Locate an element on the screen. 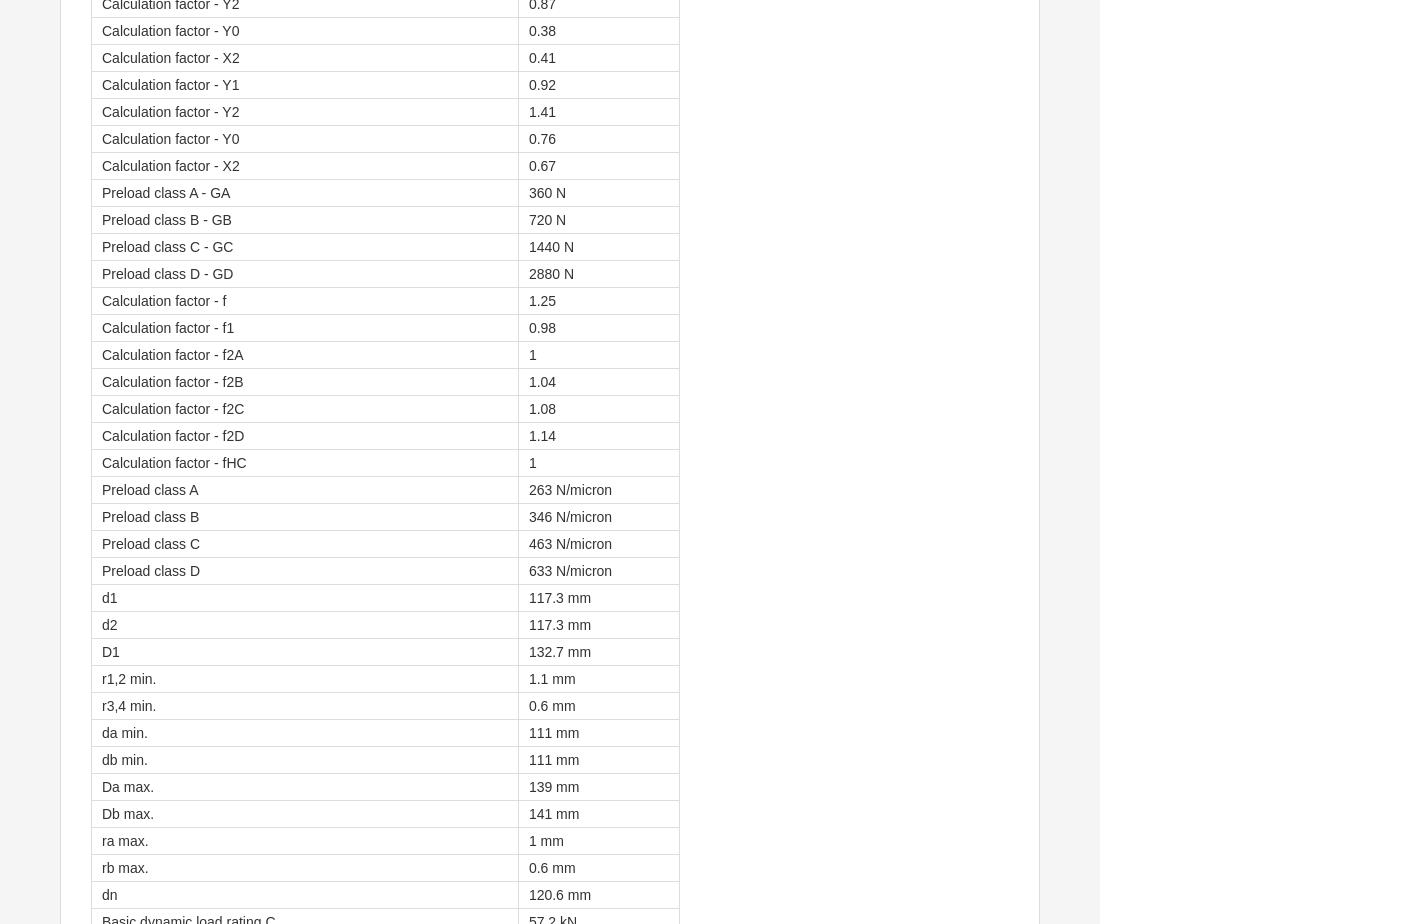 The image size is (1401, 924). '0.67' is located at coordinates (541, 166).